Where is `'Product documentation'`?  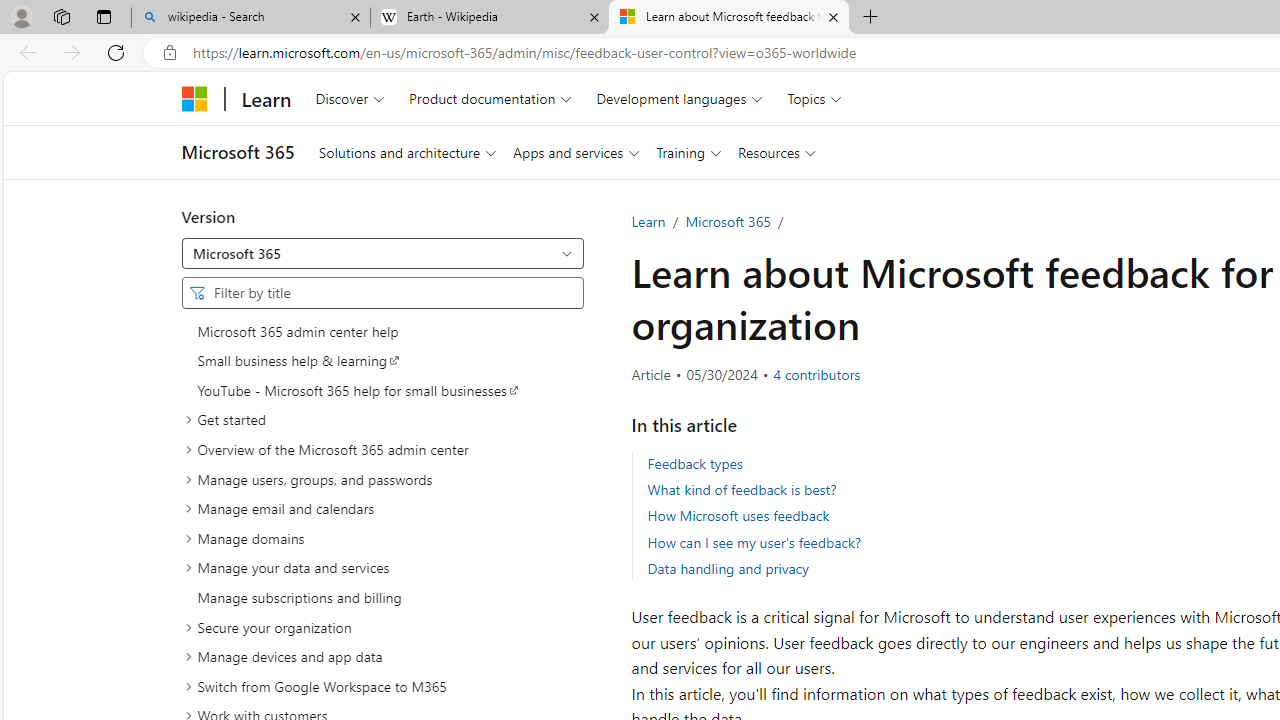
'Product documentation' is located at coordinates (490, 98).